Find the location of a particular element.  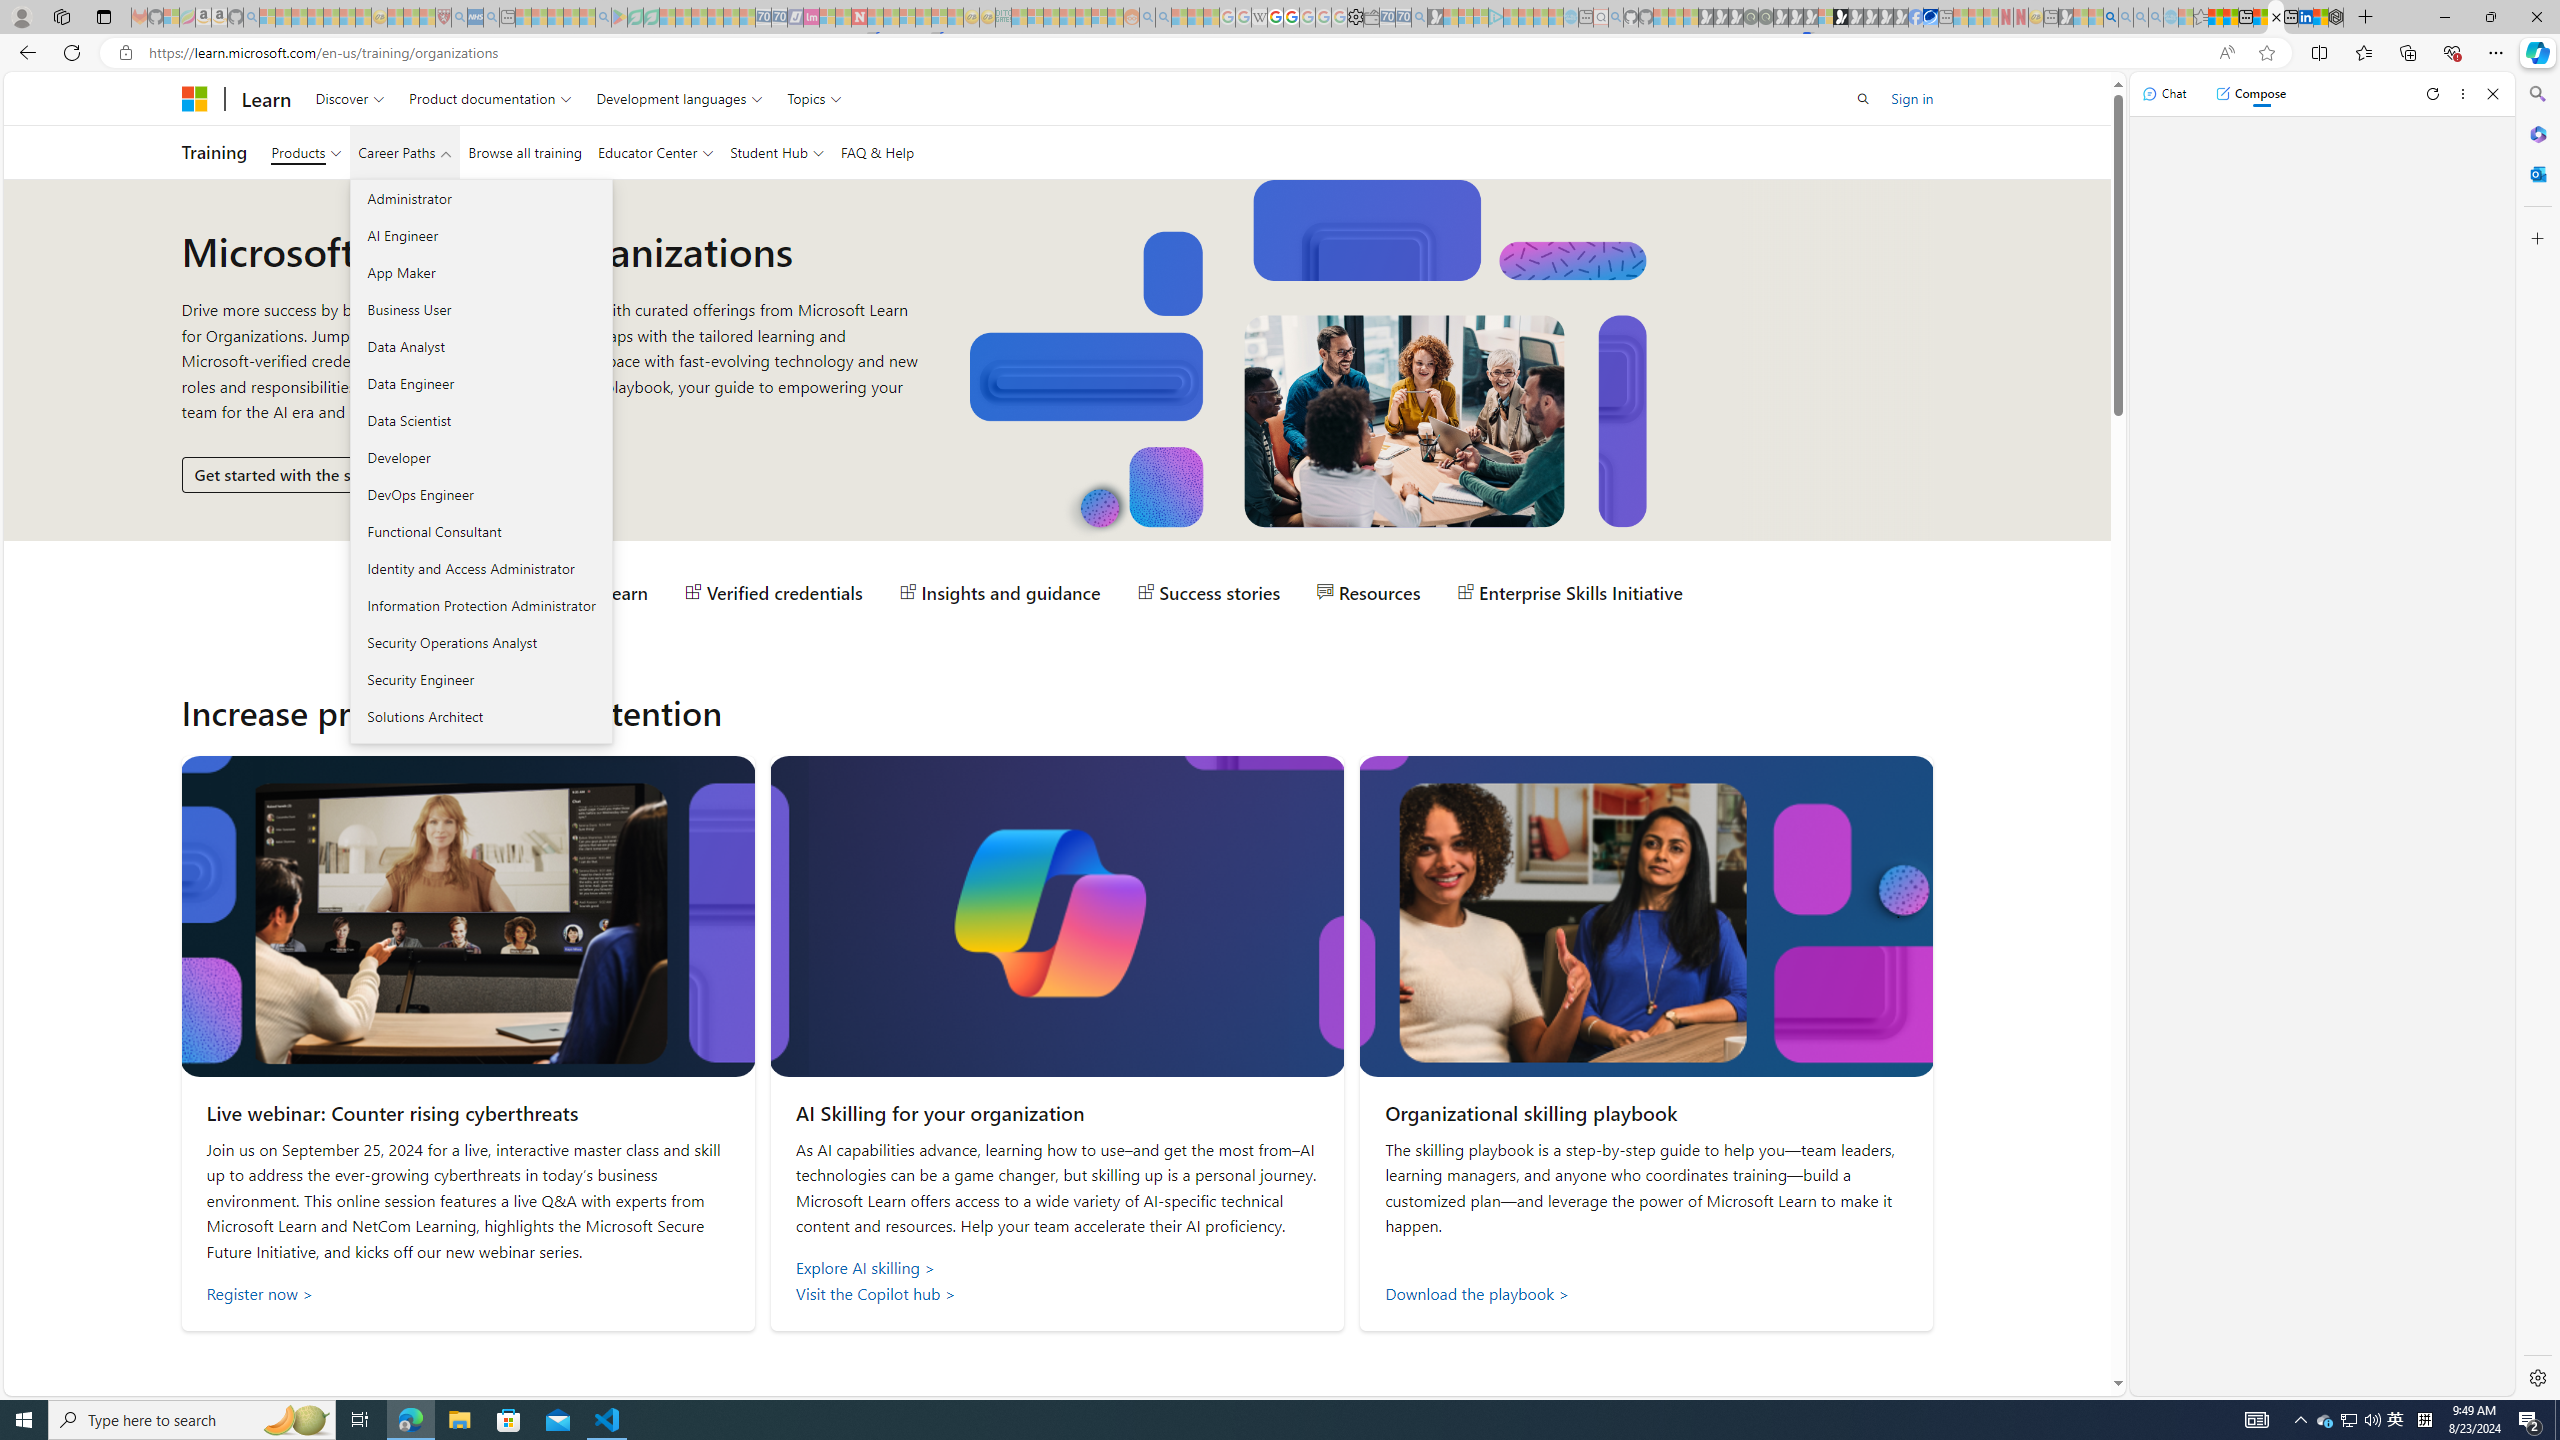

'Data Analyst' is located at coordinates (481, 345).